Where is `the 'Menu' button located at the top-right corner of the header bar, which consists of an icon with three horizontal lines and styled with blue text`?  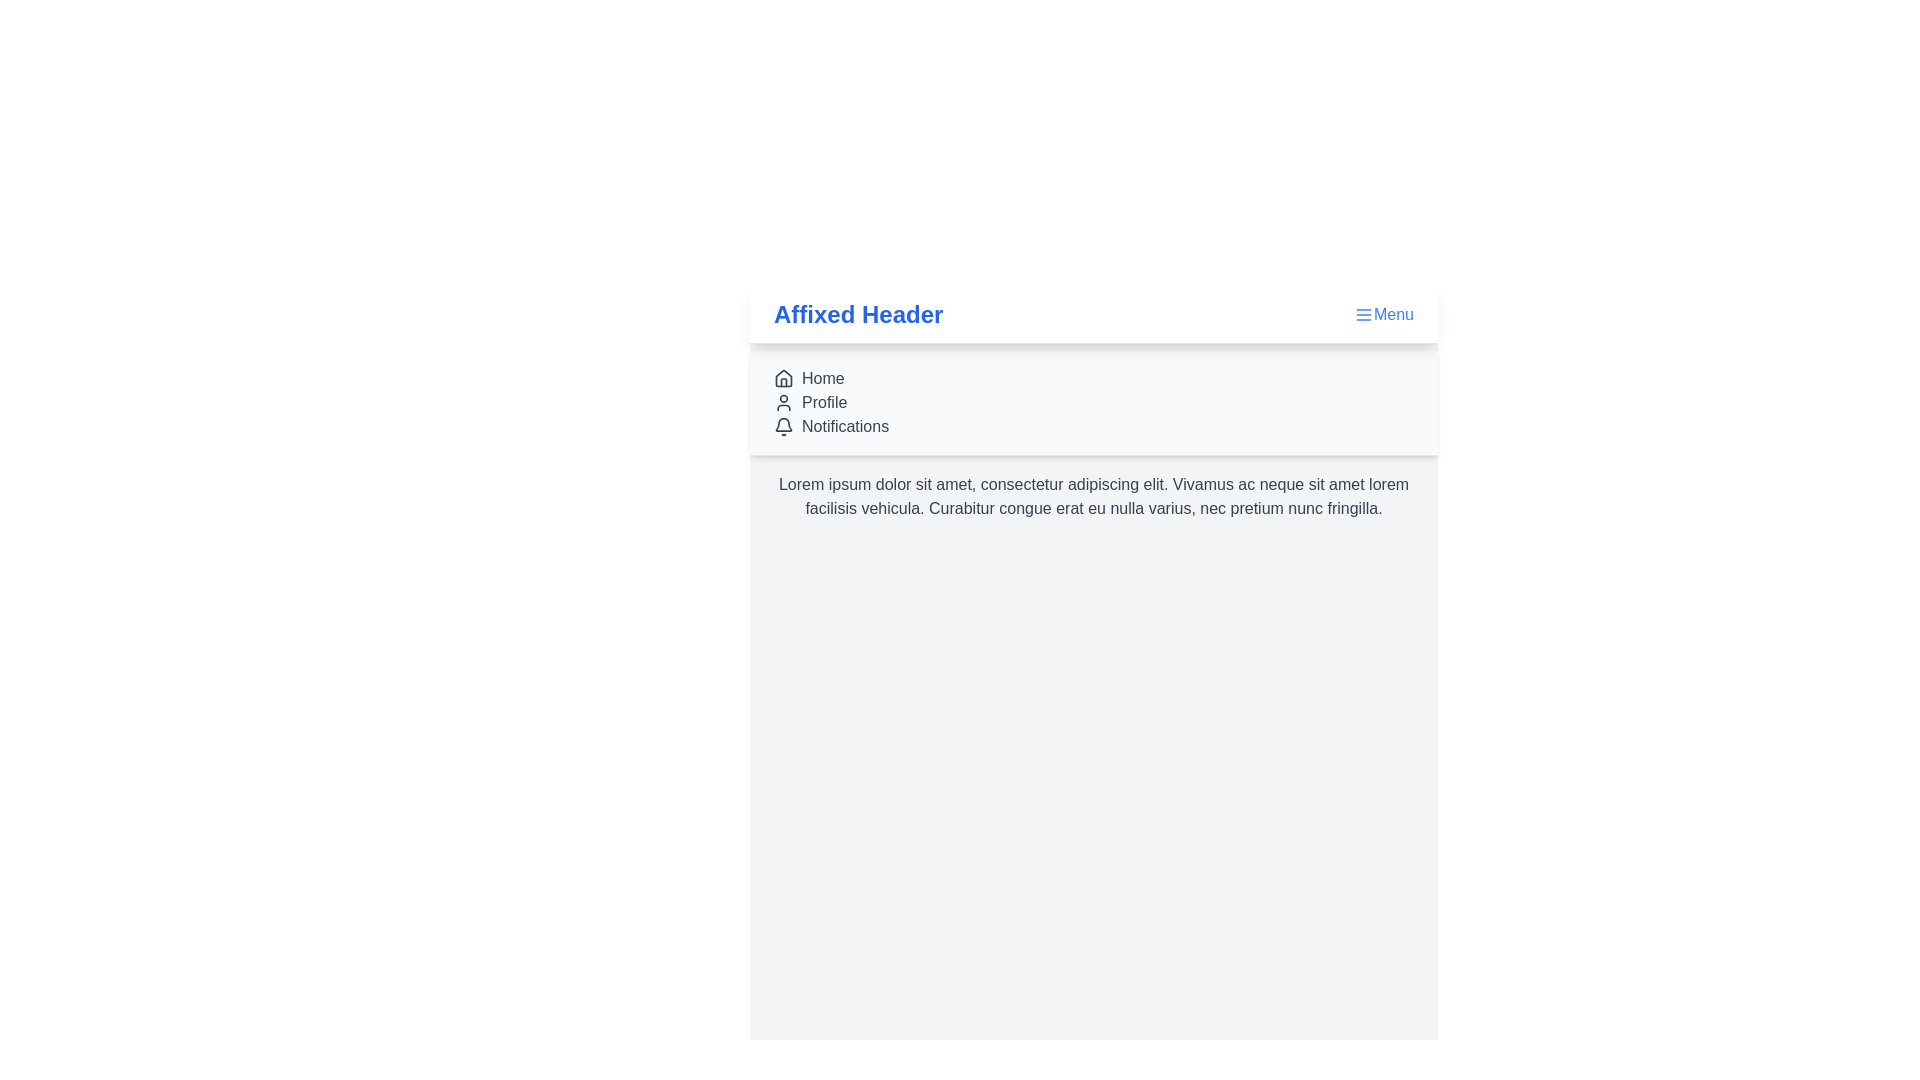 the 'Menu' button located at the top-right corner of the header bar, which consists of an icon with three horizontal lines and styled with blue text is located at coordinates (1382, 315).